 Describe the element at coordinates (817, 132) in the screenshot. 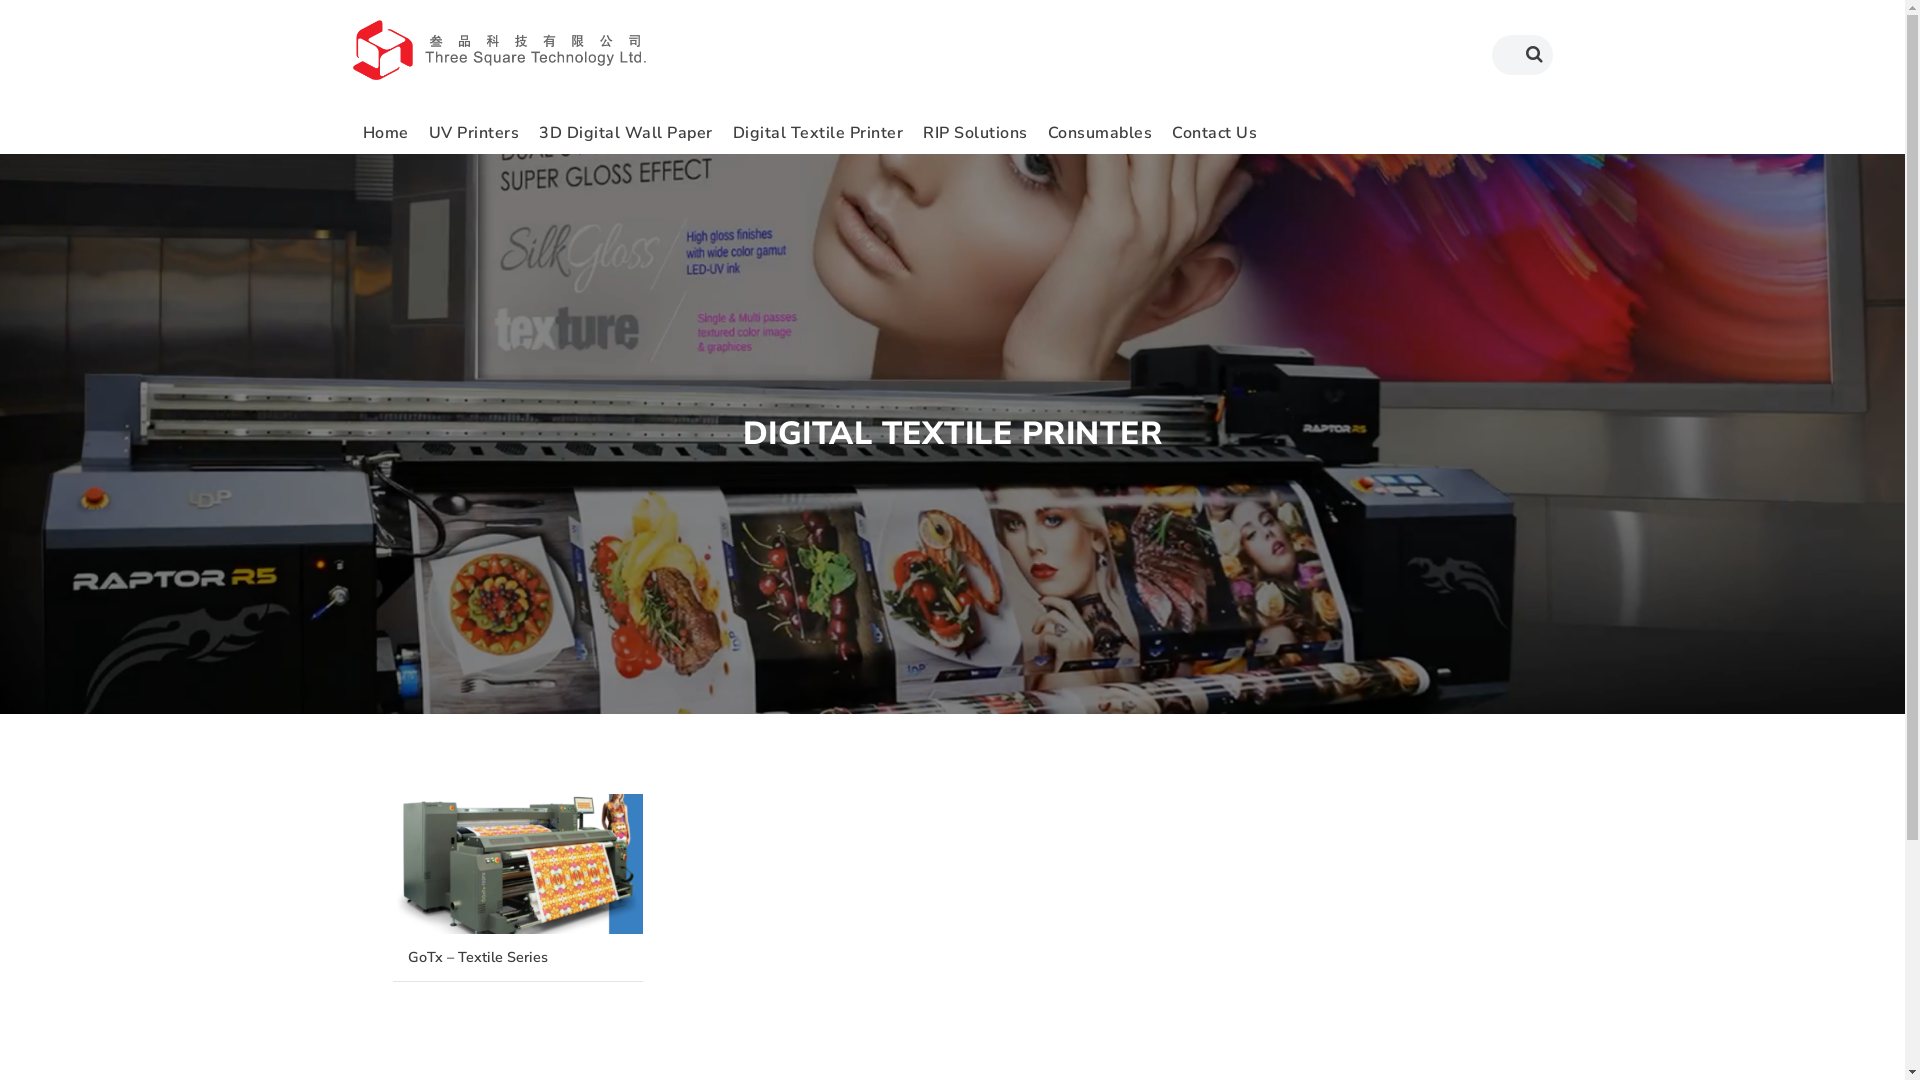

I see `'Digital Textile Printer'` at that location.